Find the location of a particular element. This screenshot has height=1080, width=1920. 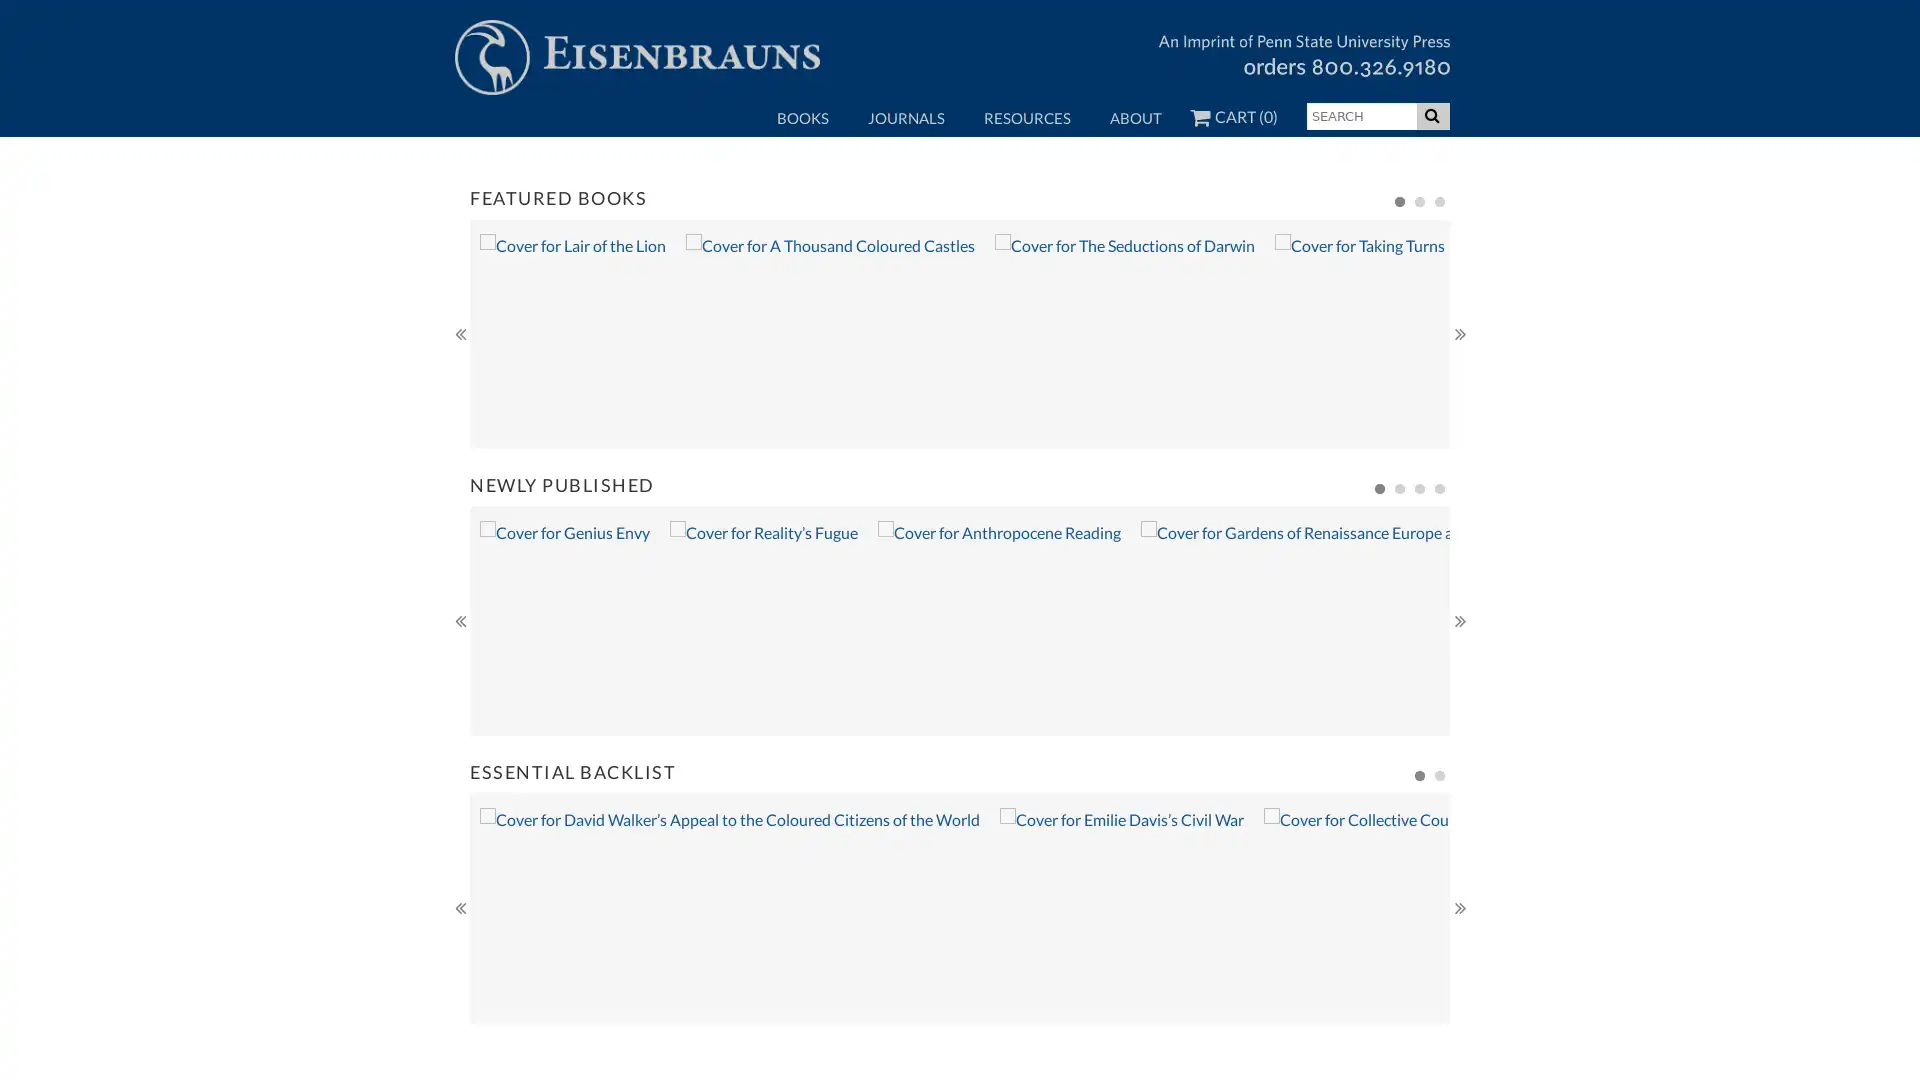

1 is located at coordinates (1379, 489).